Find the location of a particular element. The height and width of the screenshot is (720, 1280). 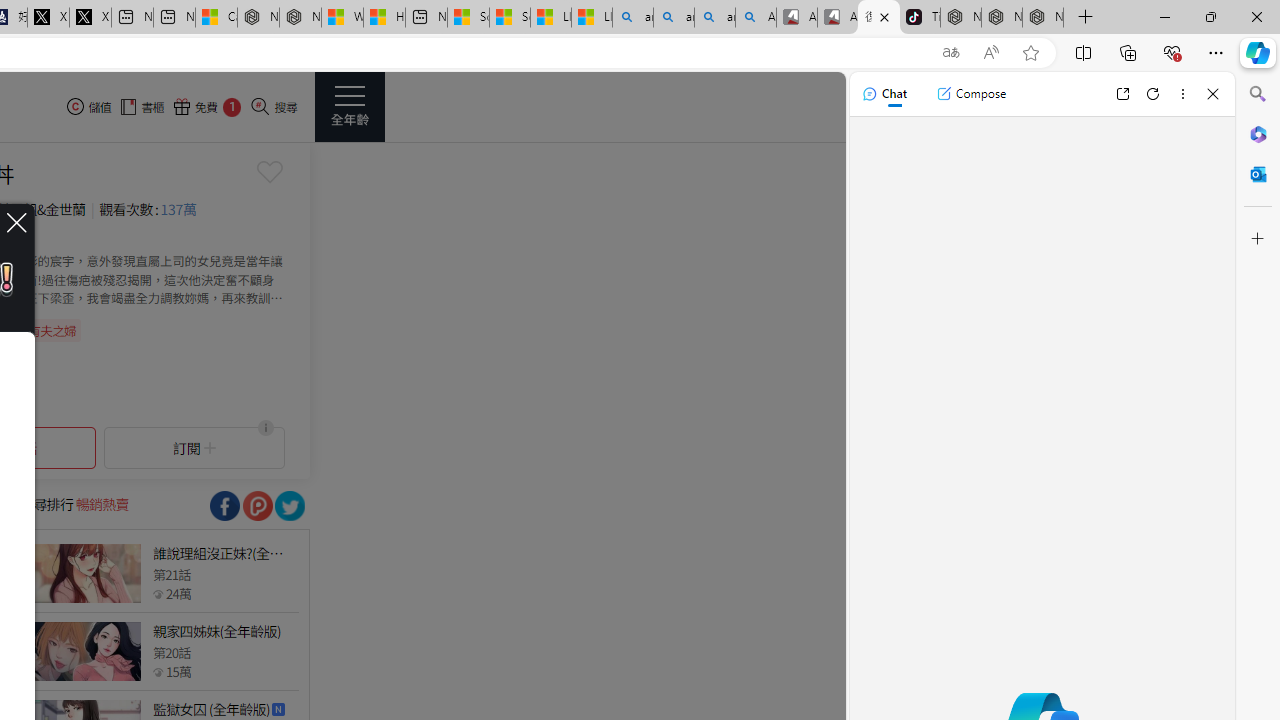

'Customize' is located at coordinates (1257, 238).